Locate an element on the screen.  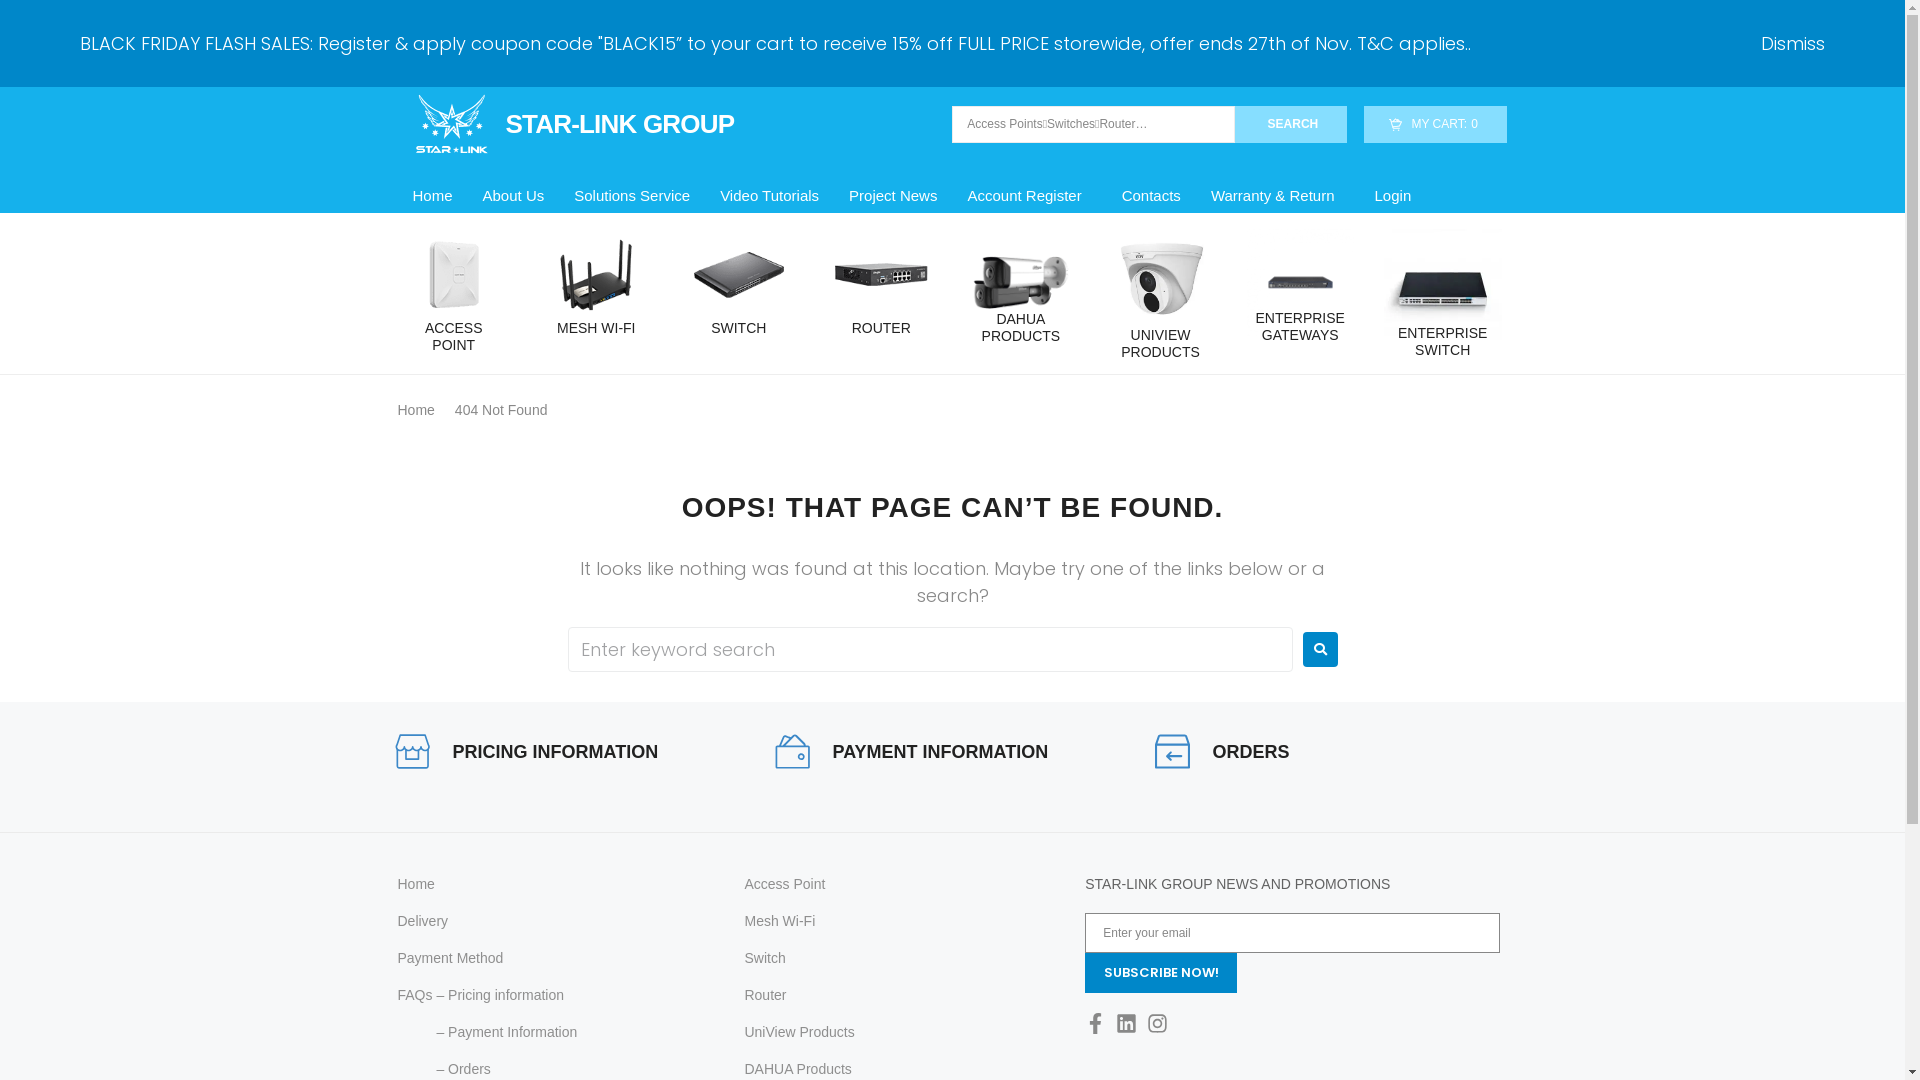
'STAR-LINK GROUP' is located at coordinates (565, 123).